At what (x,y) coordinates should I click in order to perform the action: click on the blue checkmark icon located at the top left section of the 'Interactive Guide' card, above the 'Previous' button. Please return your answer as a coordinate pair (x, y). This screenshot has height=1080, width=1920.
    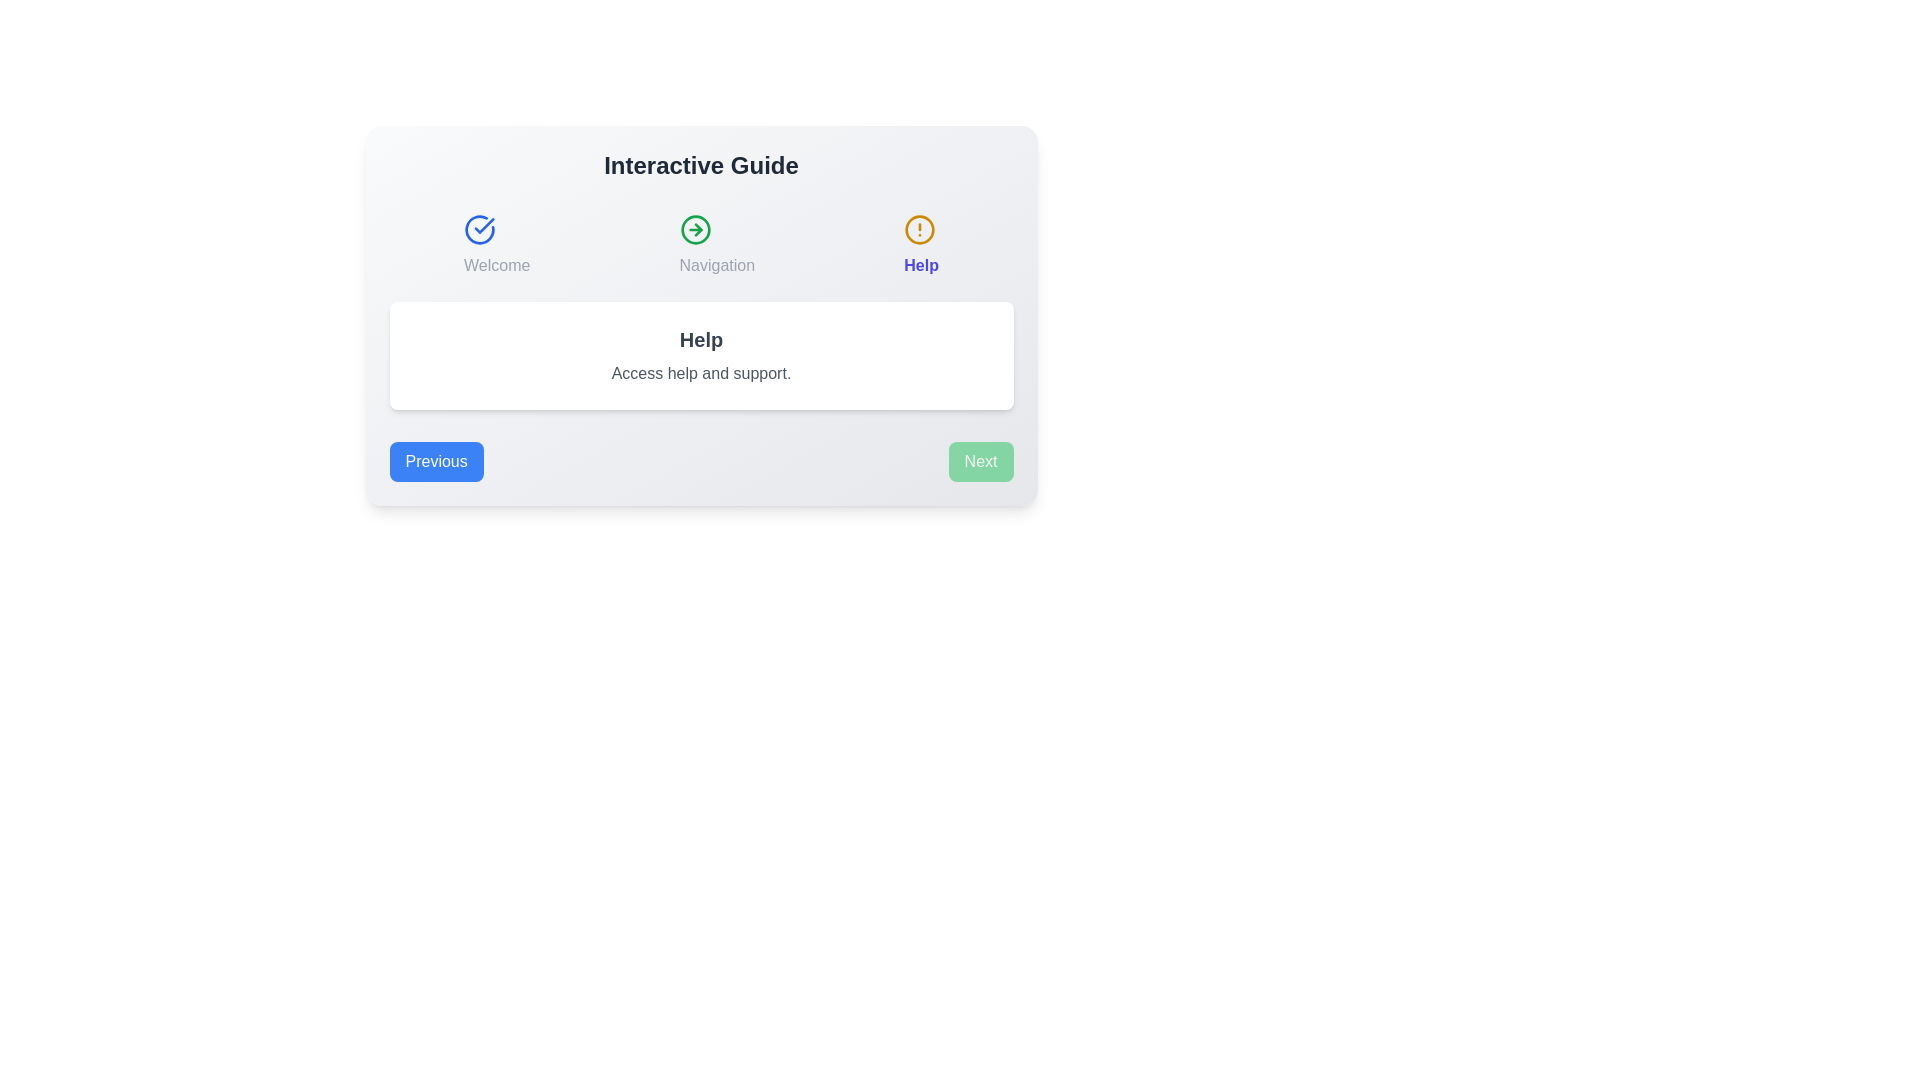
    Looking at the image, I should click on (484, 225).